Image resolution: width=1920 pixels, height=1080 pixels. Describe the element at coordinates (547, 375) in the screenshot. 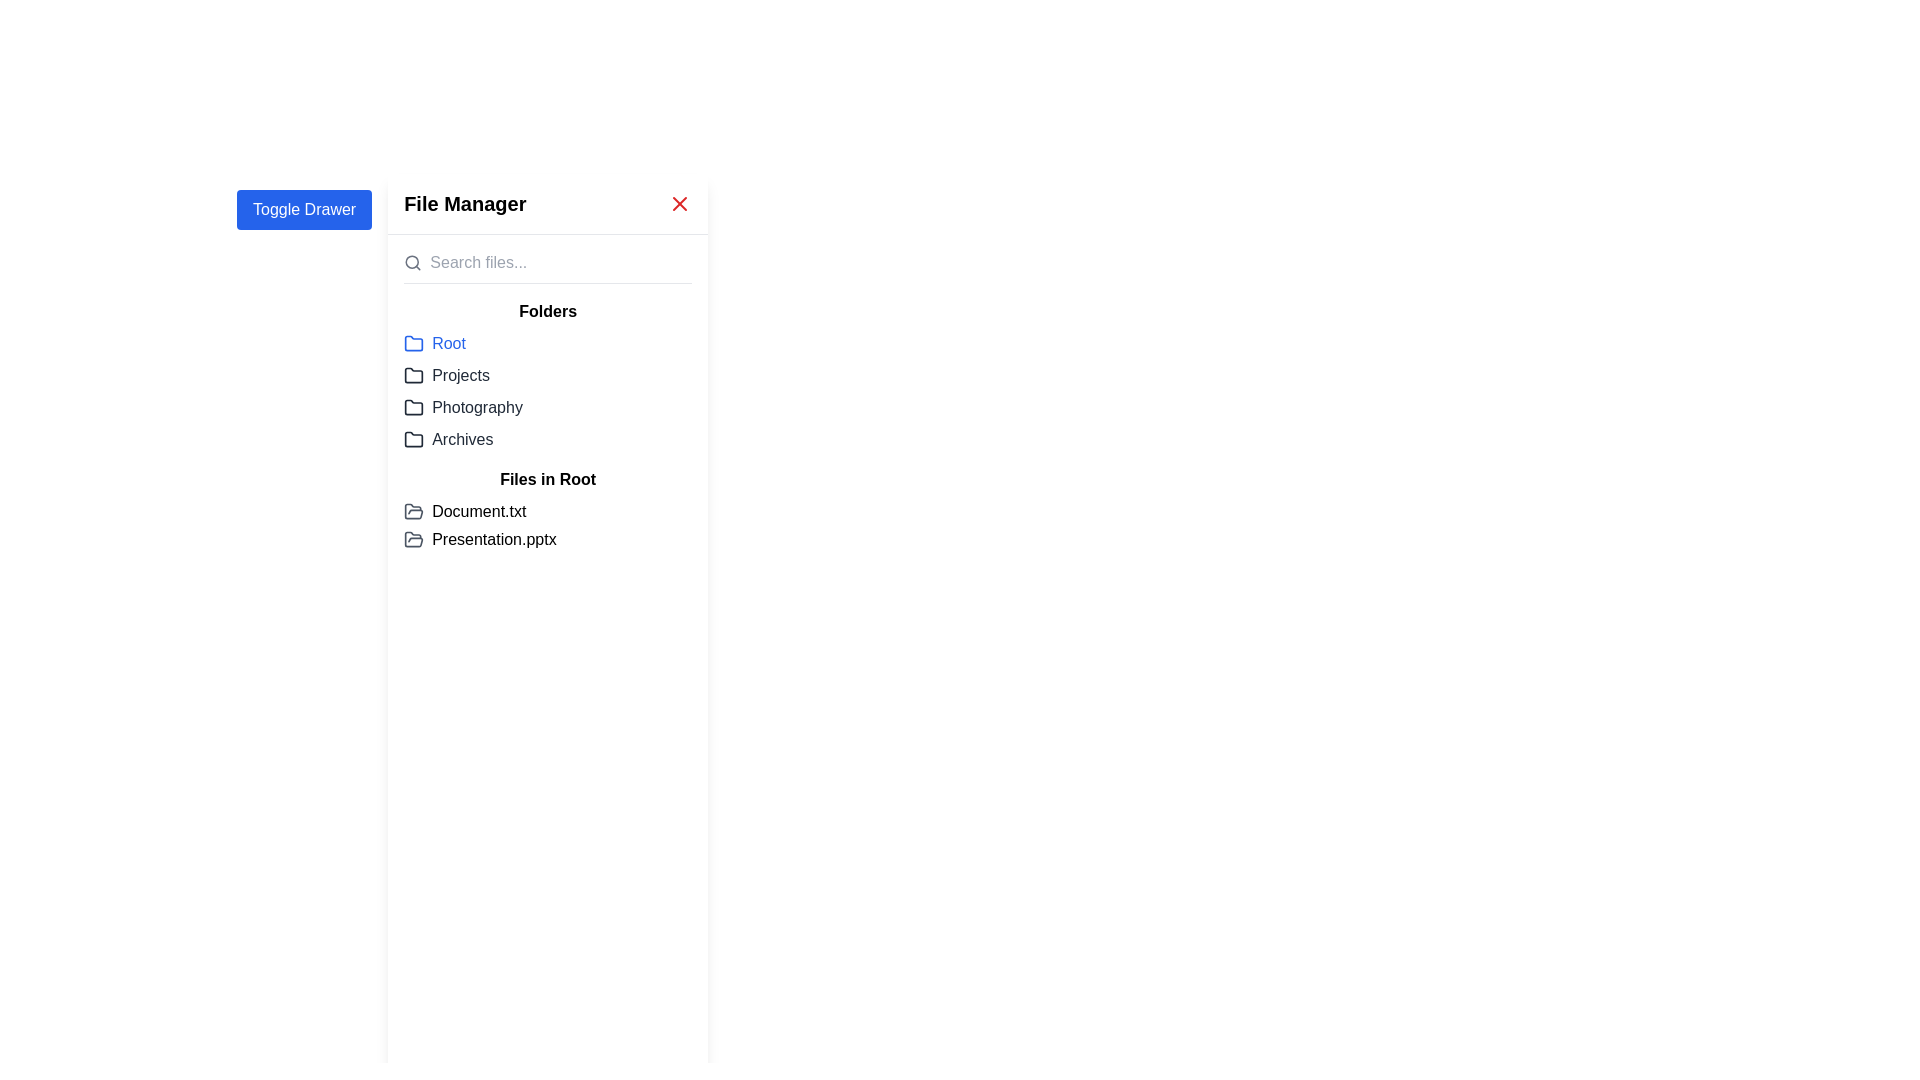

I see `the 'Projects' folder item in the file management interface` at that location.